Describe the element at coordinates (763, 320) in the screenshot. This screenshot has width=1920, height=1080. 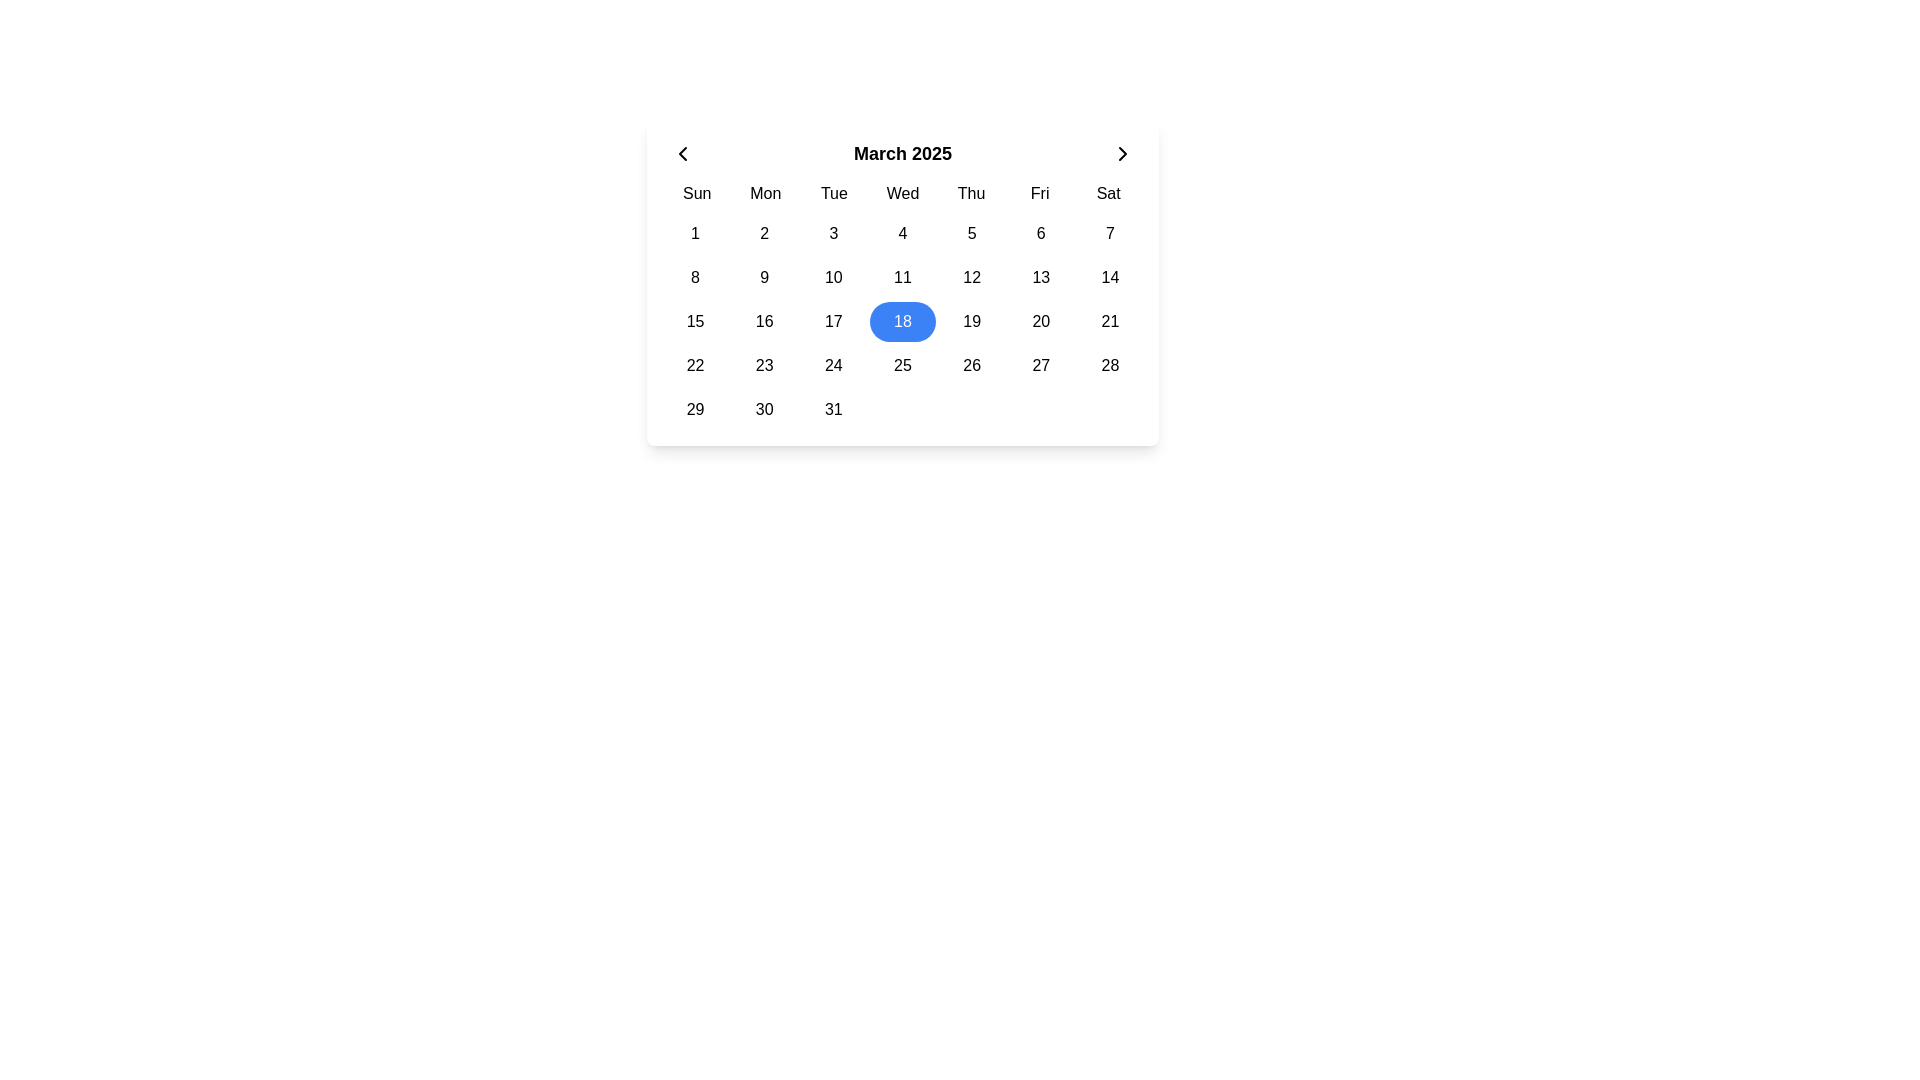
I see `the circular button with the numeral '16' located in the third row and second column of the calendar interface` at that location.